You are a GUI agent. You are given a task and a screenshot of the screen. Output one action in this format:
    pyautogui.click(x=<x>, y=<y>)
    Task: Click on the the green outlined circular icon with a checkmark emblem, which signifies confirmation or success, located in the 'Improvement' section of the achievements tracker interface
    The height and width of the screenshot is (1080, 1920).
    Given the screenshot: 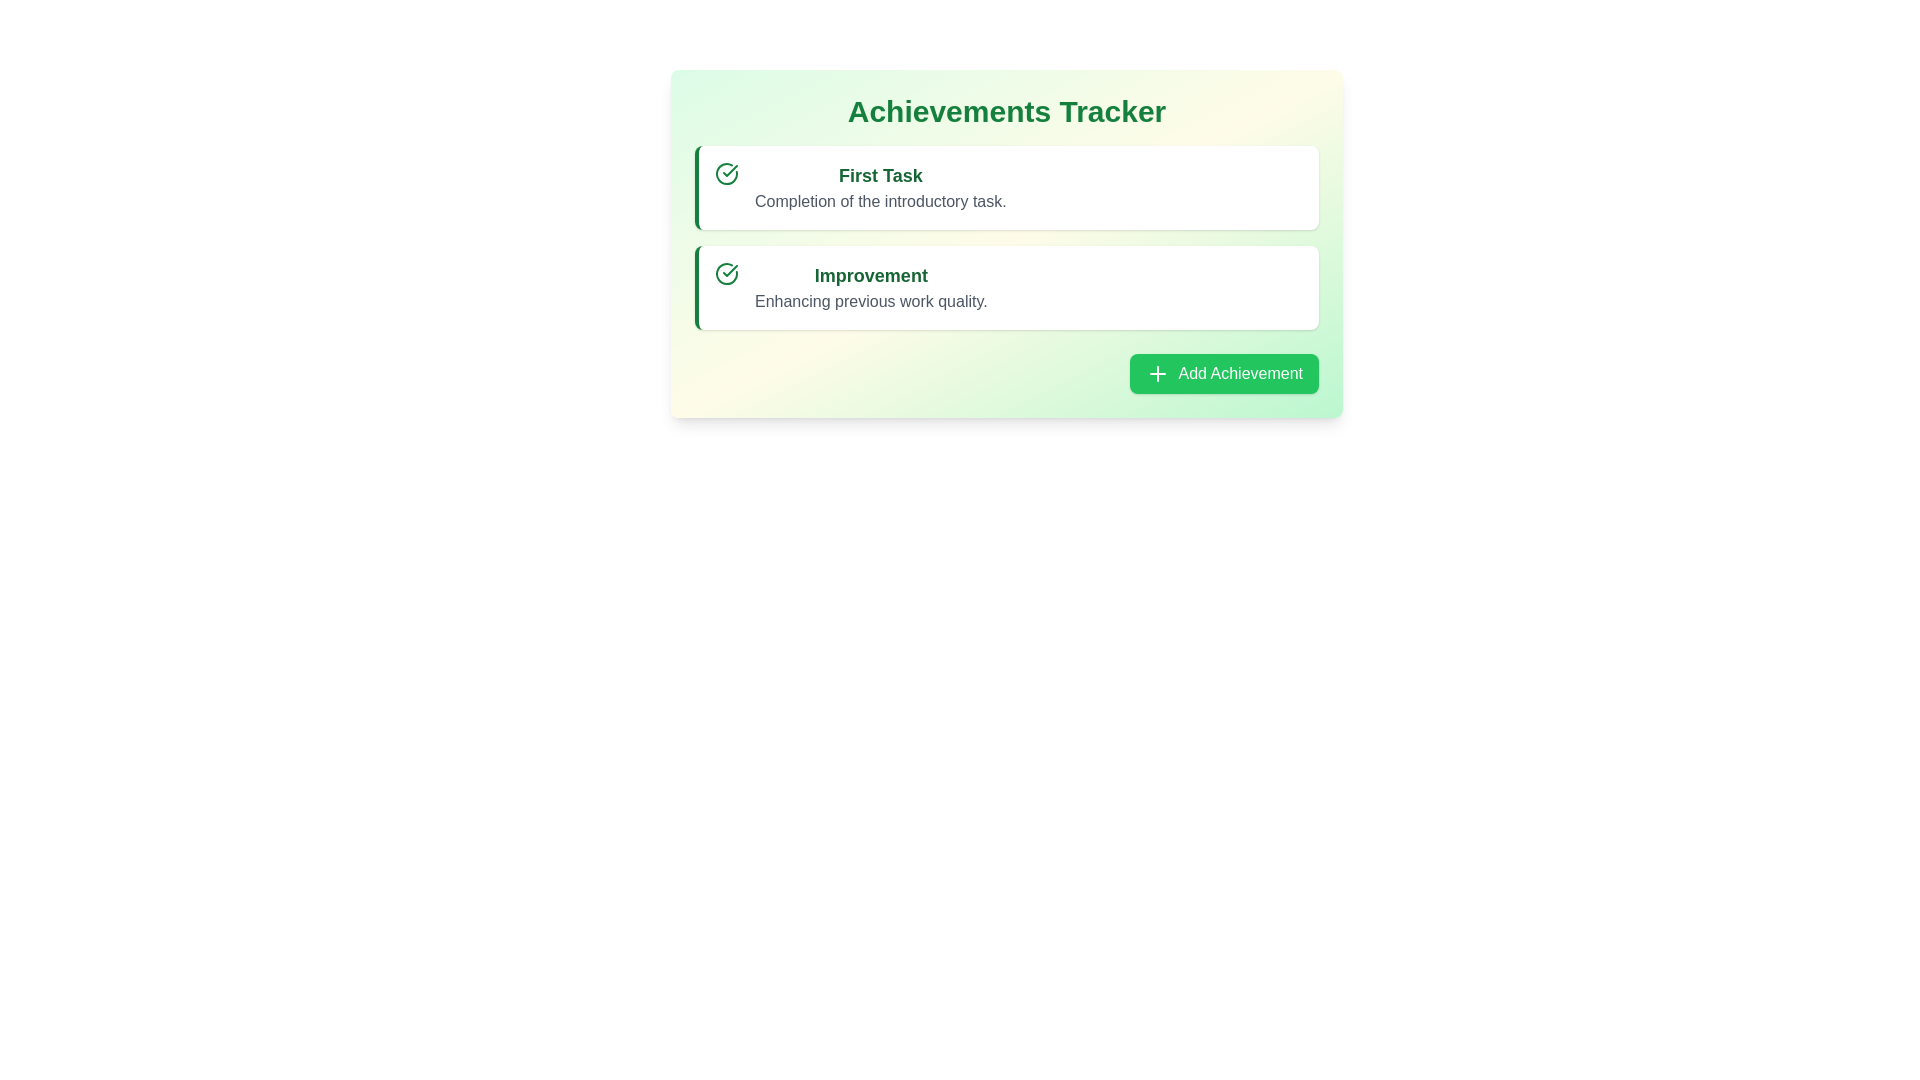 What is the action you would take?
    pyautogui.click(x=725, y=172)
    